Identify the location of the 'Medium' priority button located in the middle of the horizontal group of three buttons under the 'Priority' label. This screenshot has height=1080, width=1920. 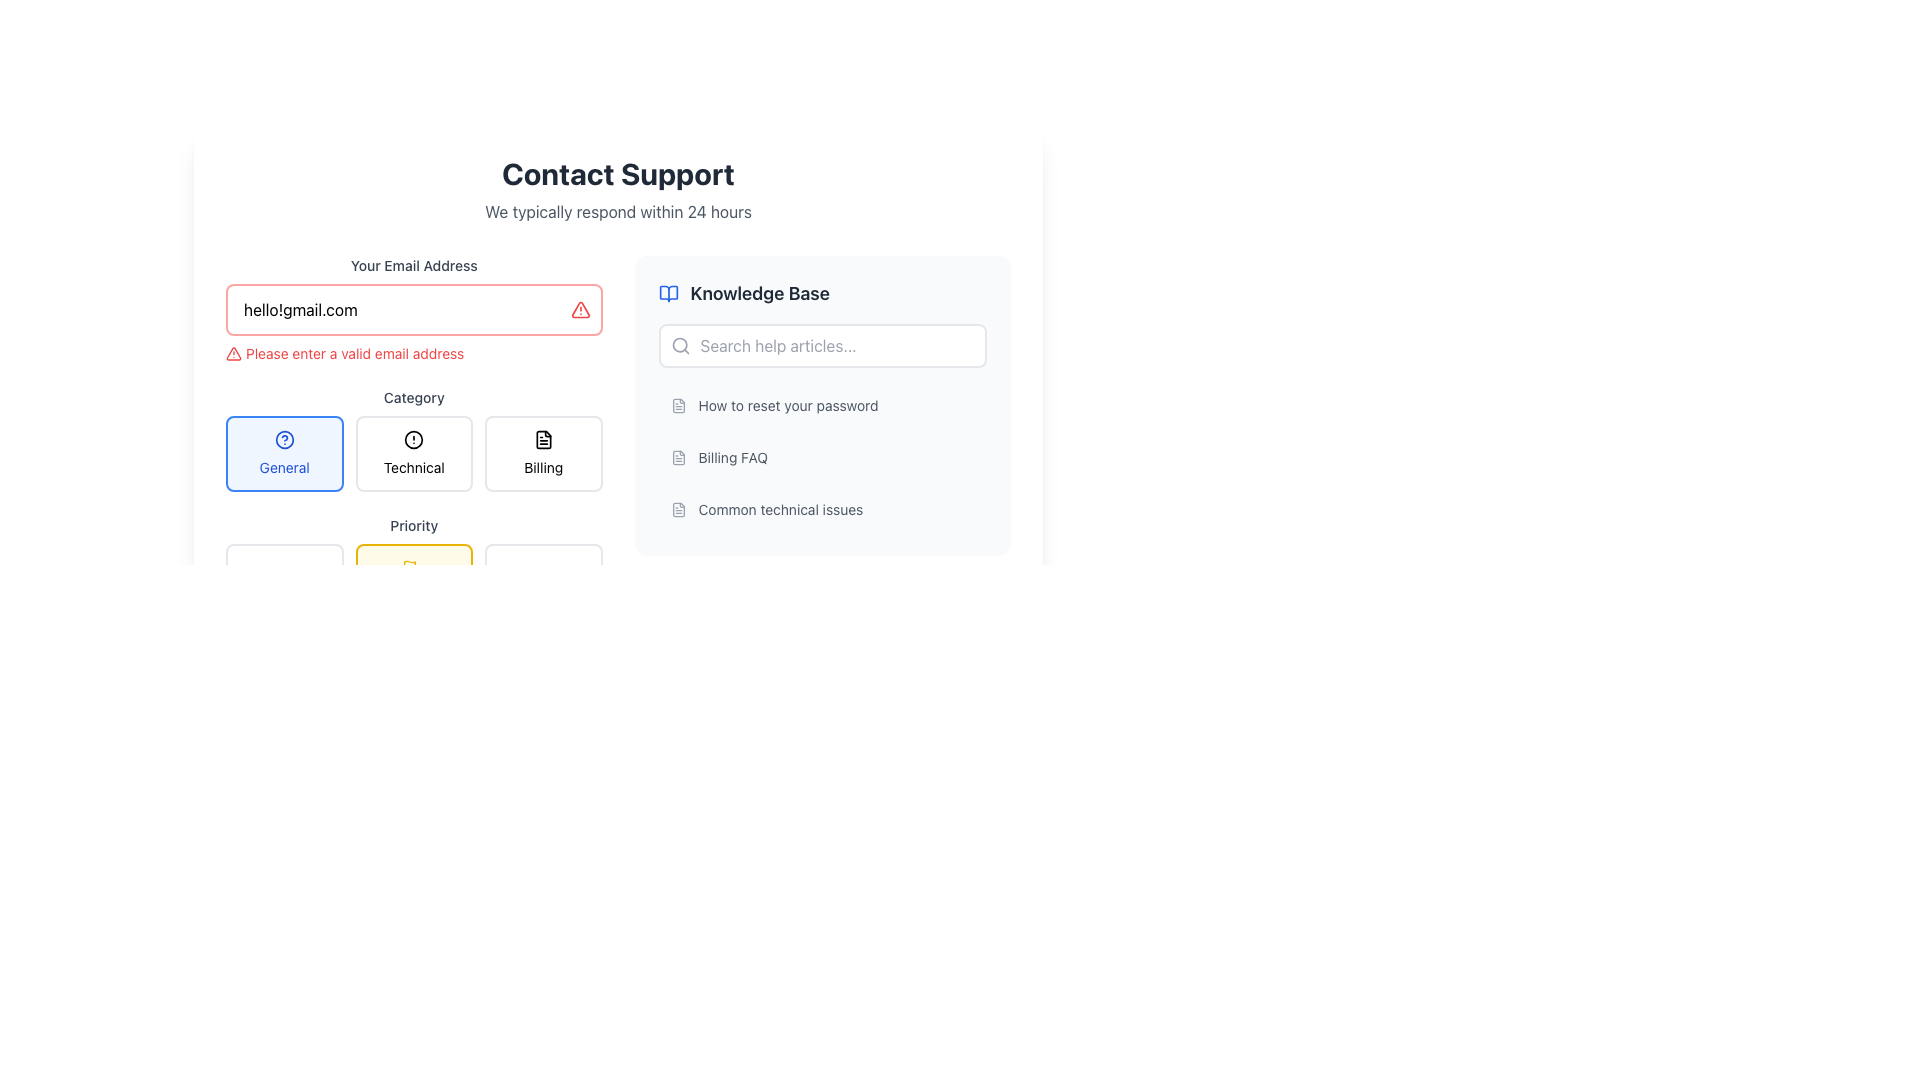
(413, 563).